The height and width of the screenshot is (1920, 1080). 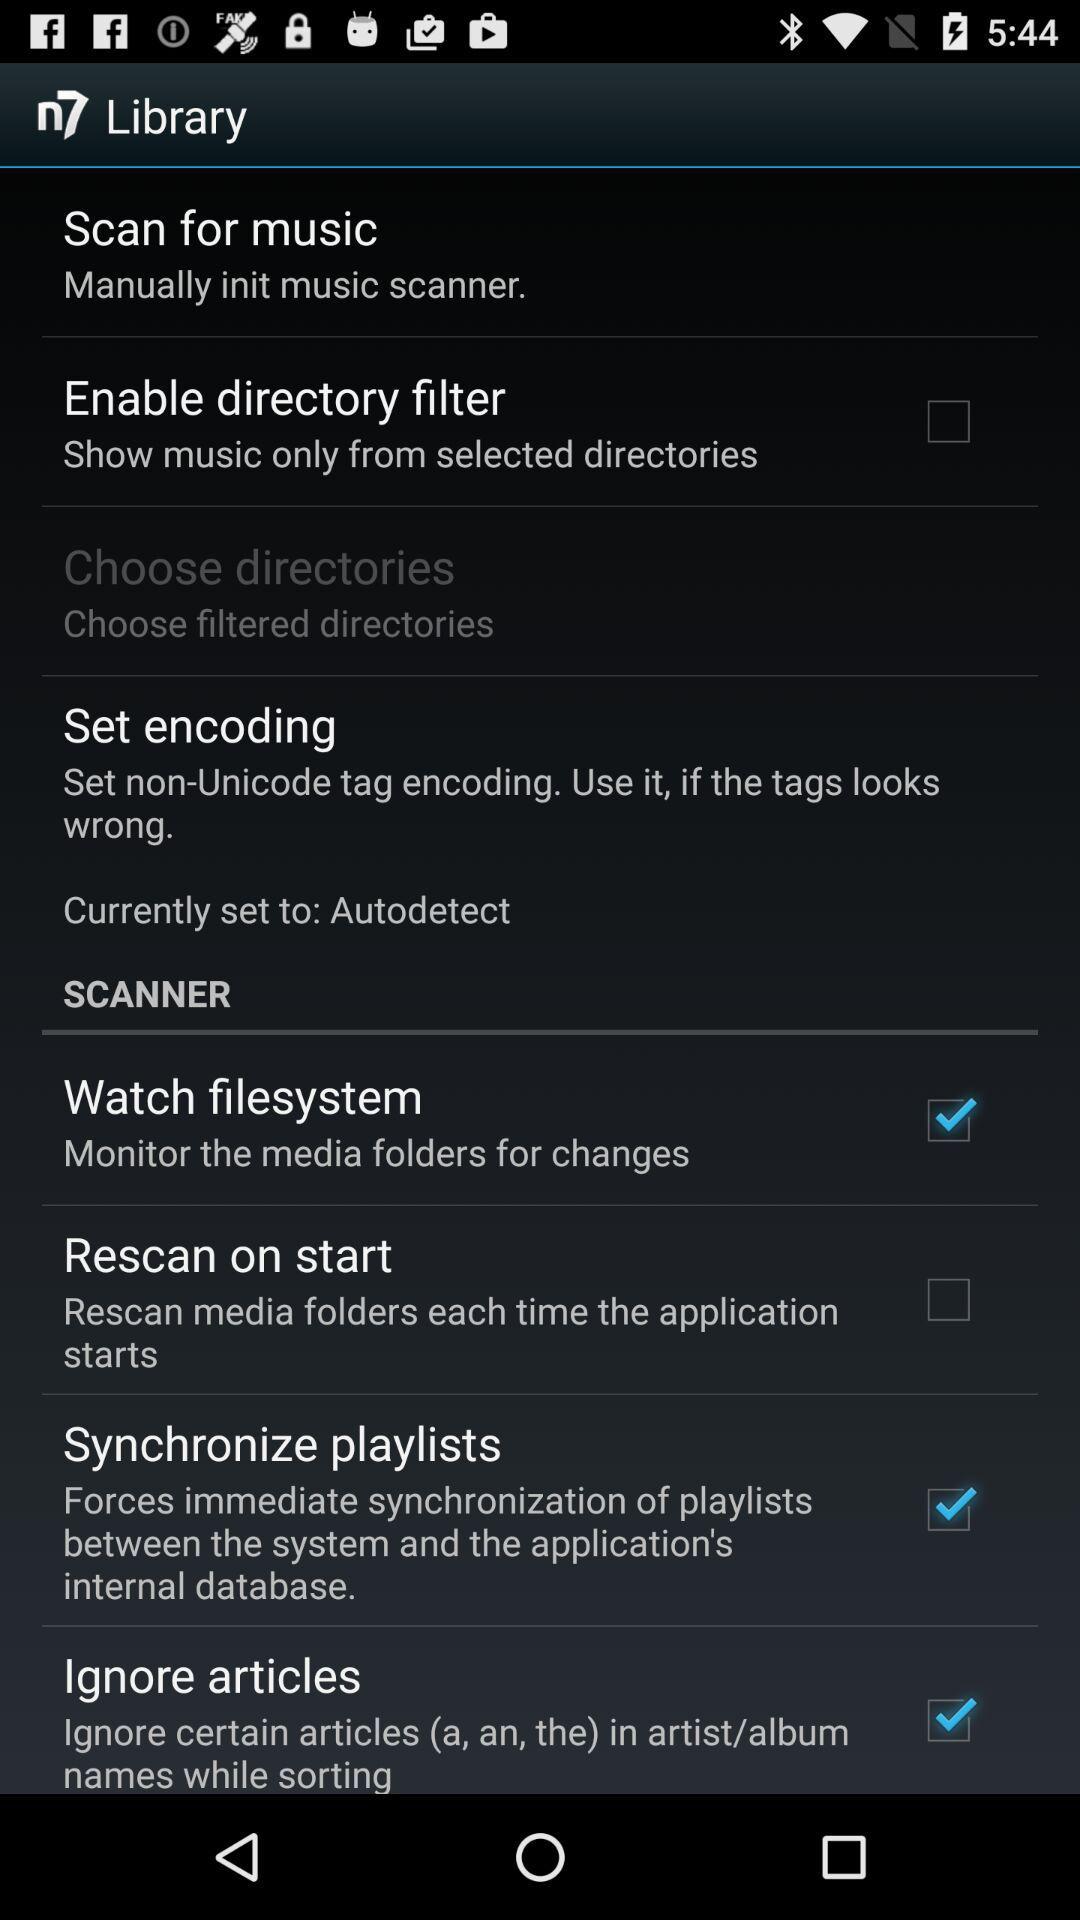 I want to click on the app above the show music only, so click(x=284, y=396).